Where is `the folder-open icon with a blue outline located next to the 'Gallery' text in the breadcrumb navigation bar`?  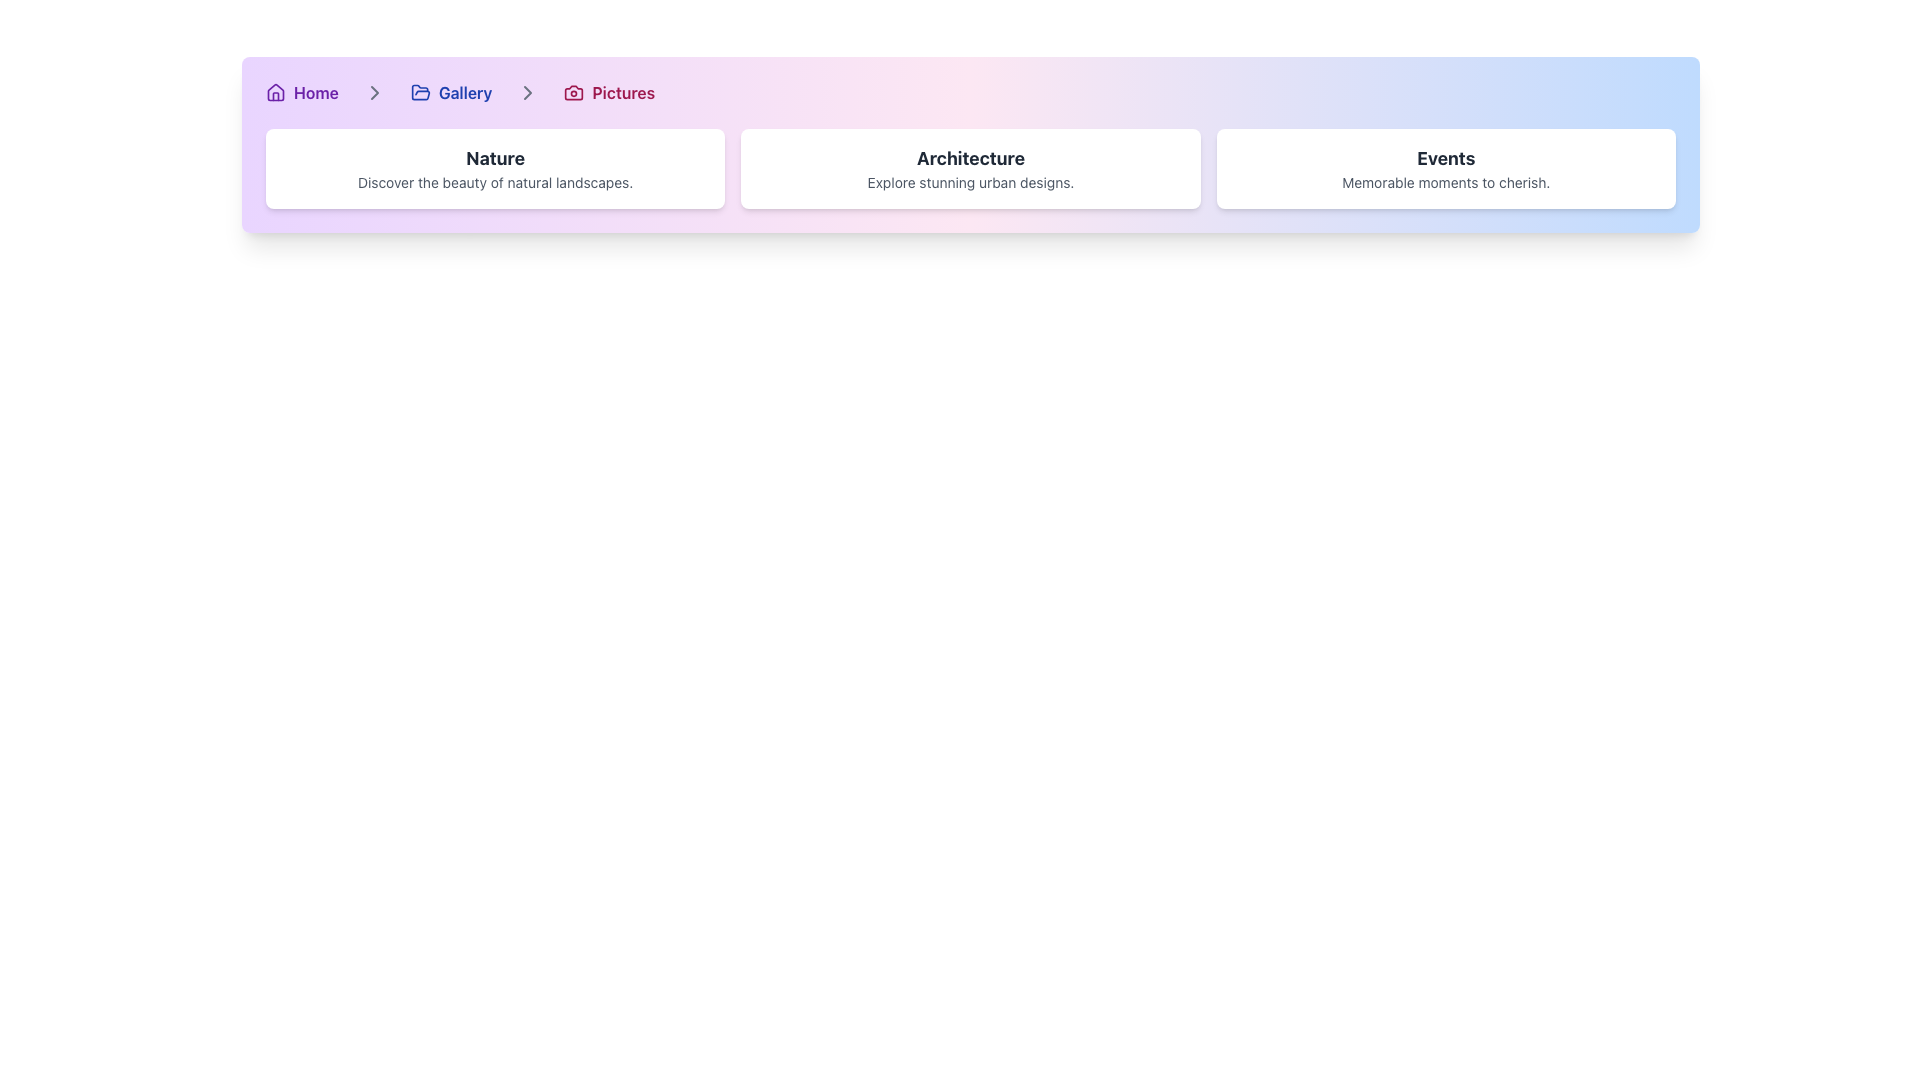 the folder-open icon with a blue outline located next to the 'Gallery' text in the breadcrumb navigation bar is located at coordinates (419, 92).